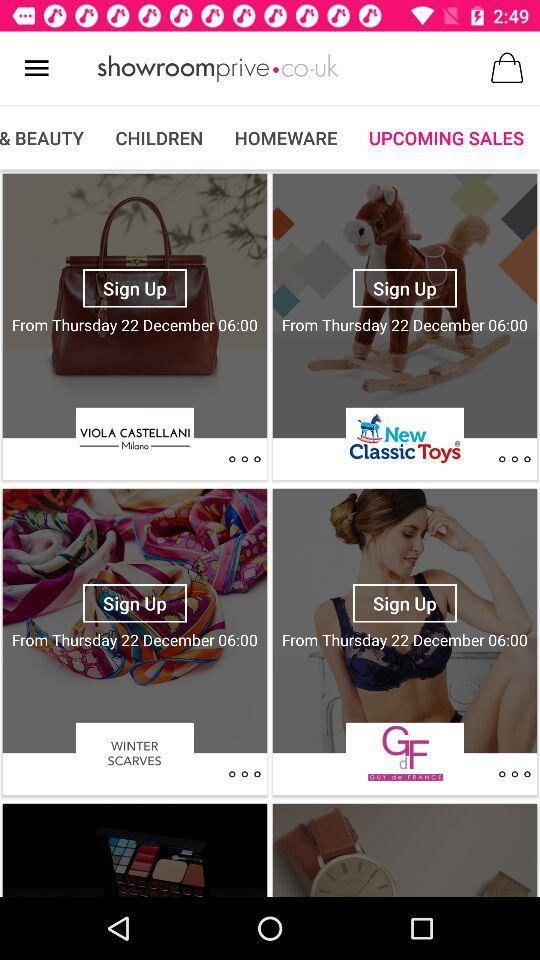 Image resolution: width=540 pixels, height=960 pixels. I want to click on homepage, so click(217, 68).